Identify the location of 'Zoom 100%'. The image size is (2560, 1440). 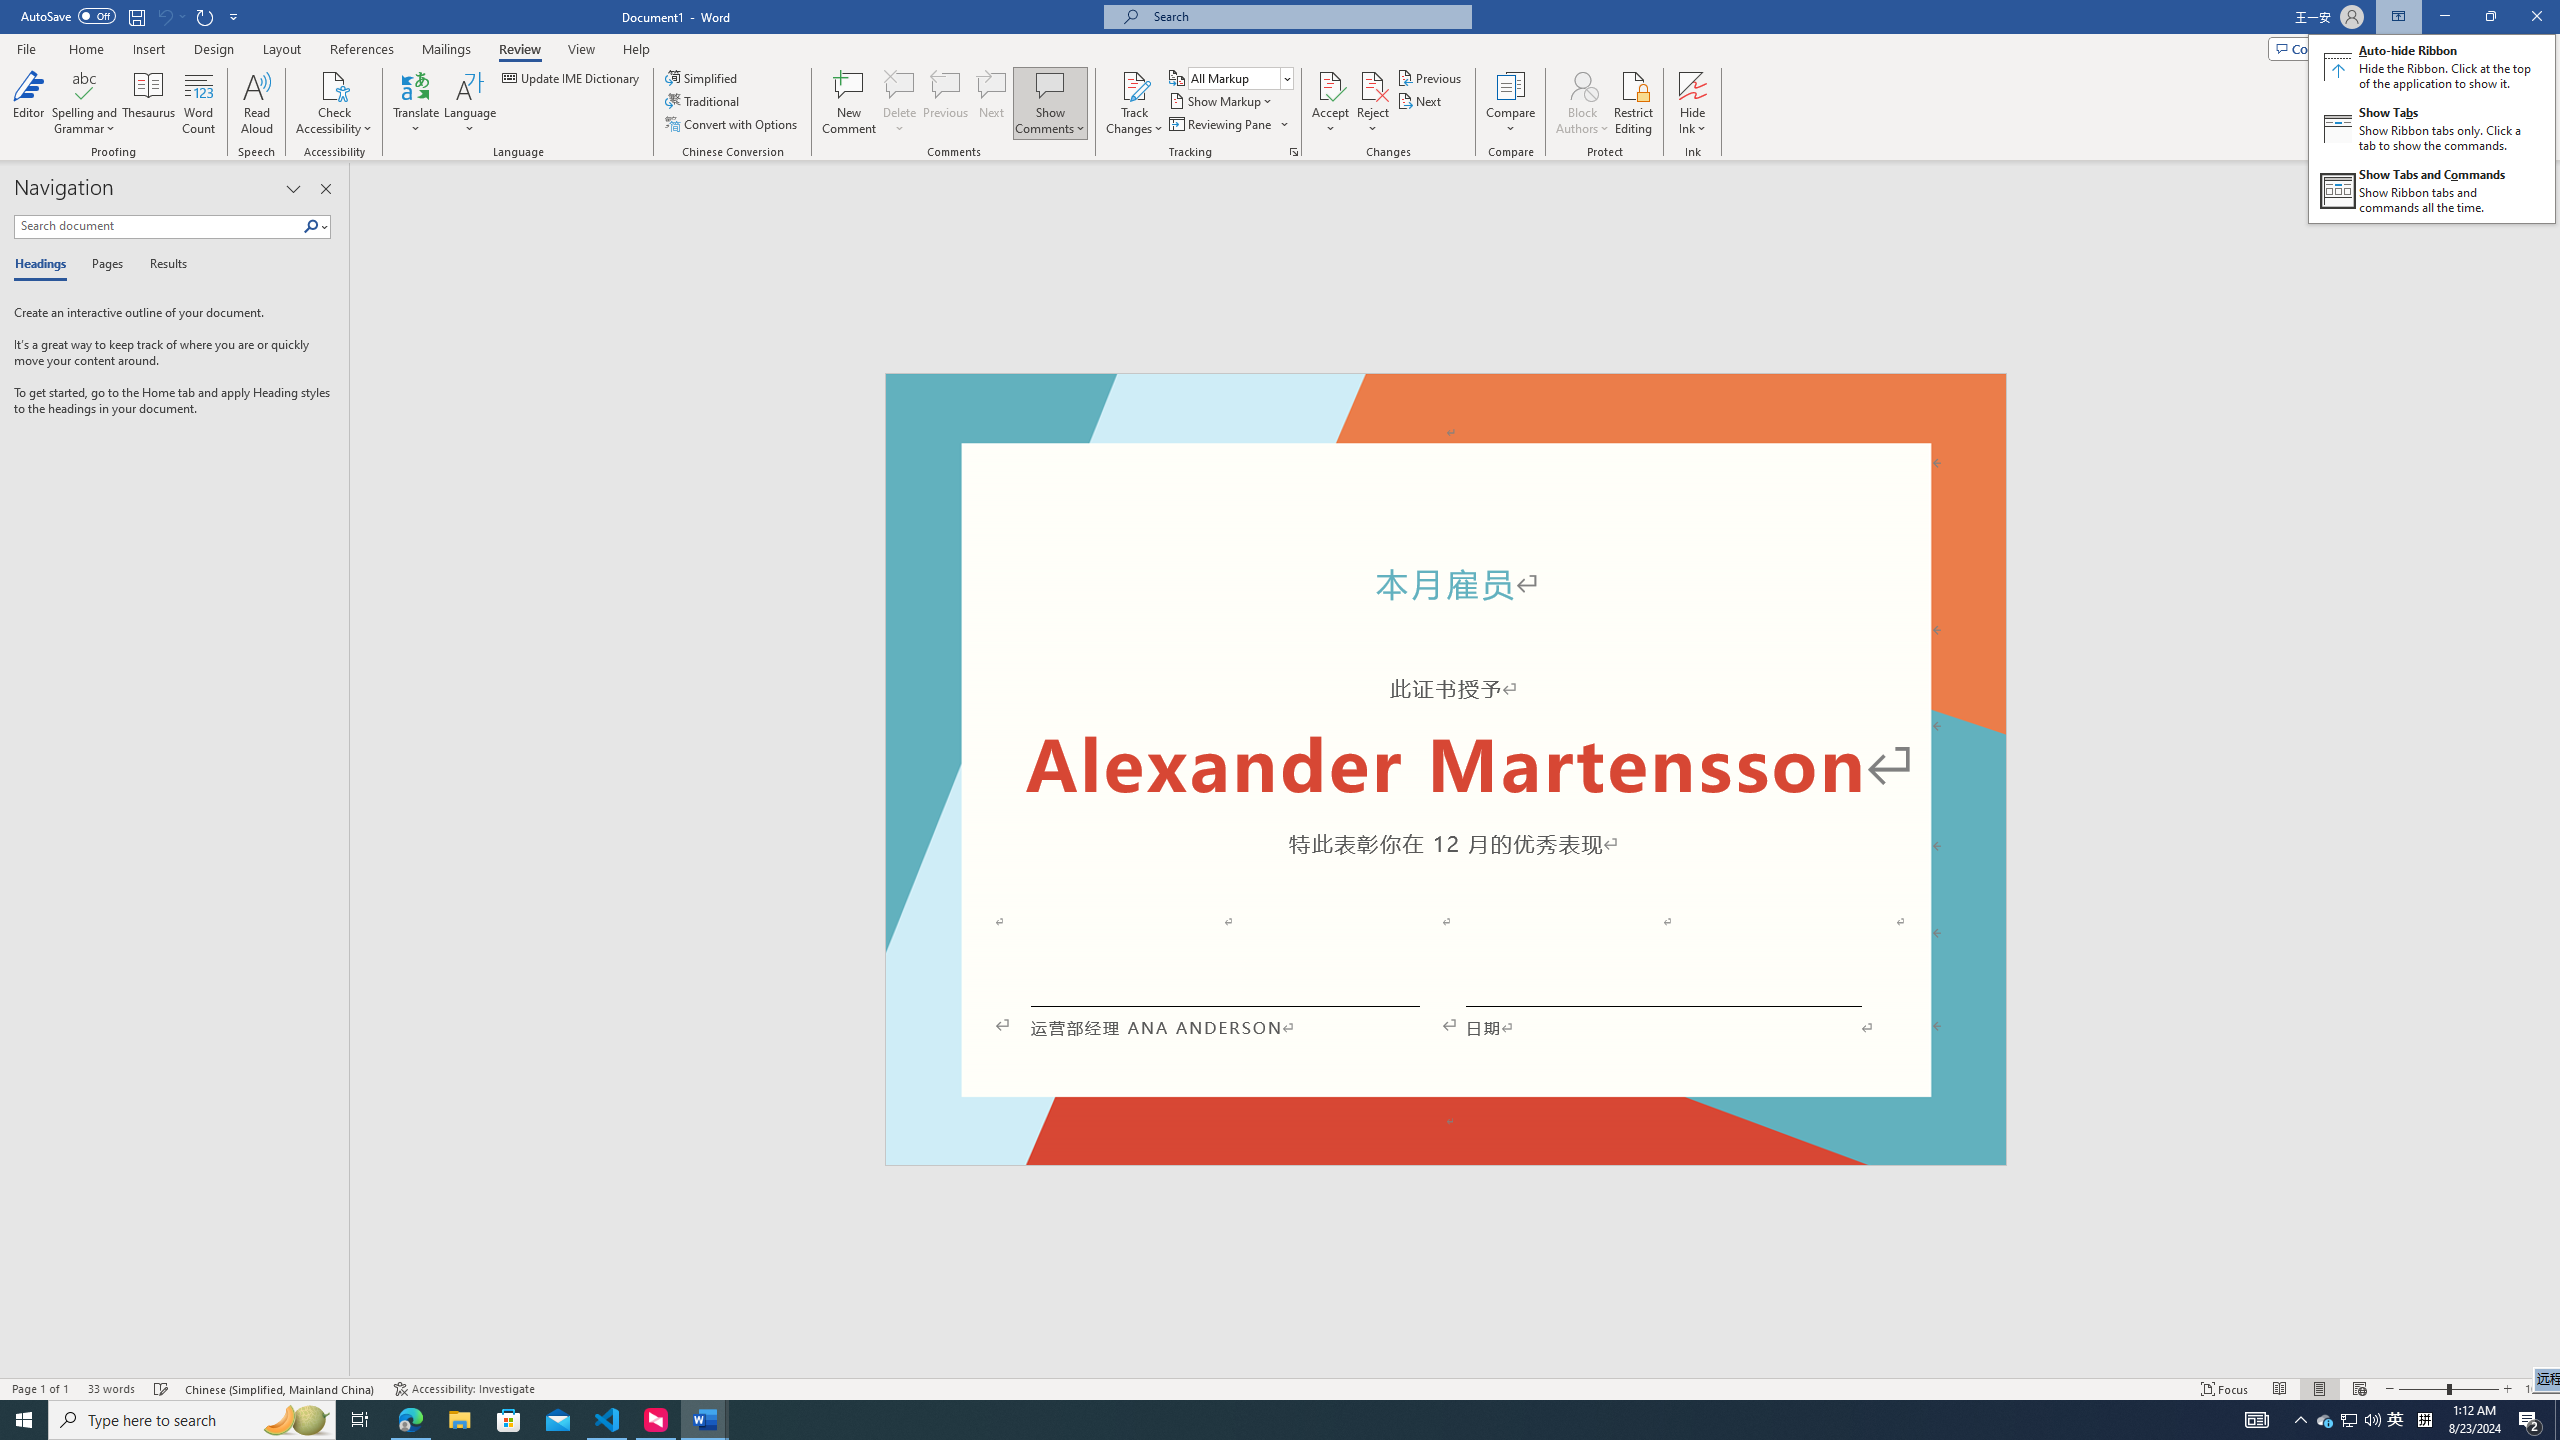
(2537, 1389).